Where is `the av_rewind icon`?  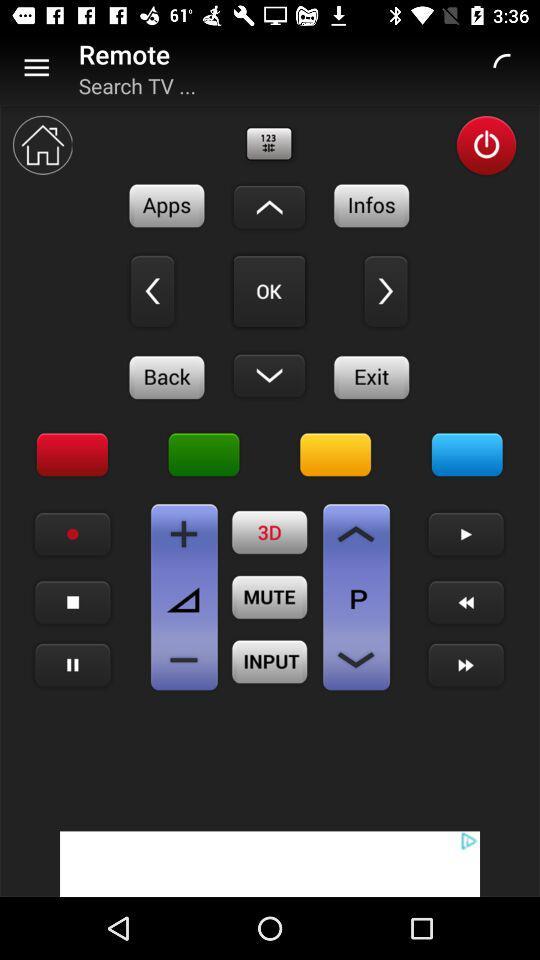
the av_rewind icon is located at coordinates (466, 601).